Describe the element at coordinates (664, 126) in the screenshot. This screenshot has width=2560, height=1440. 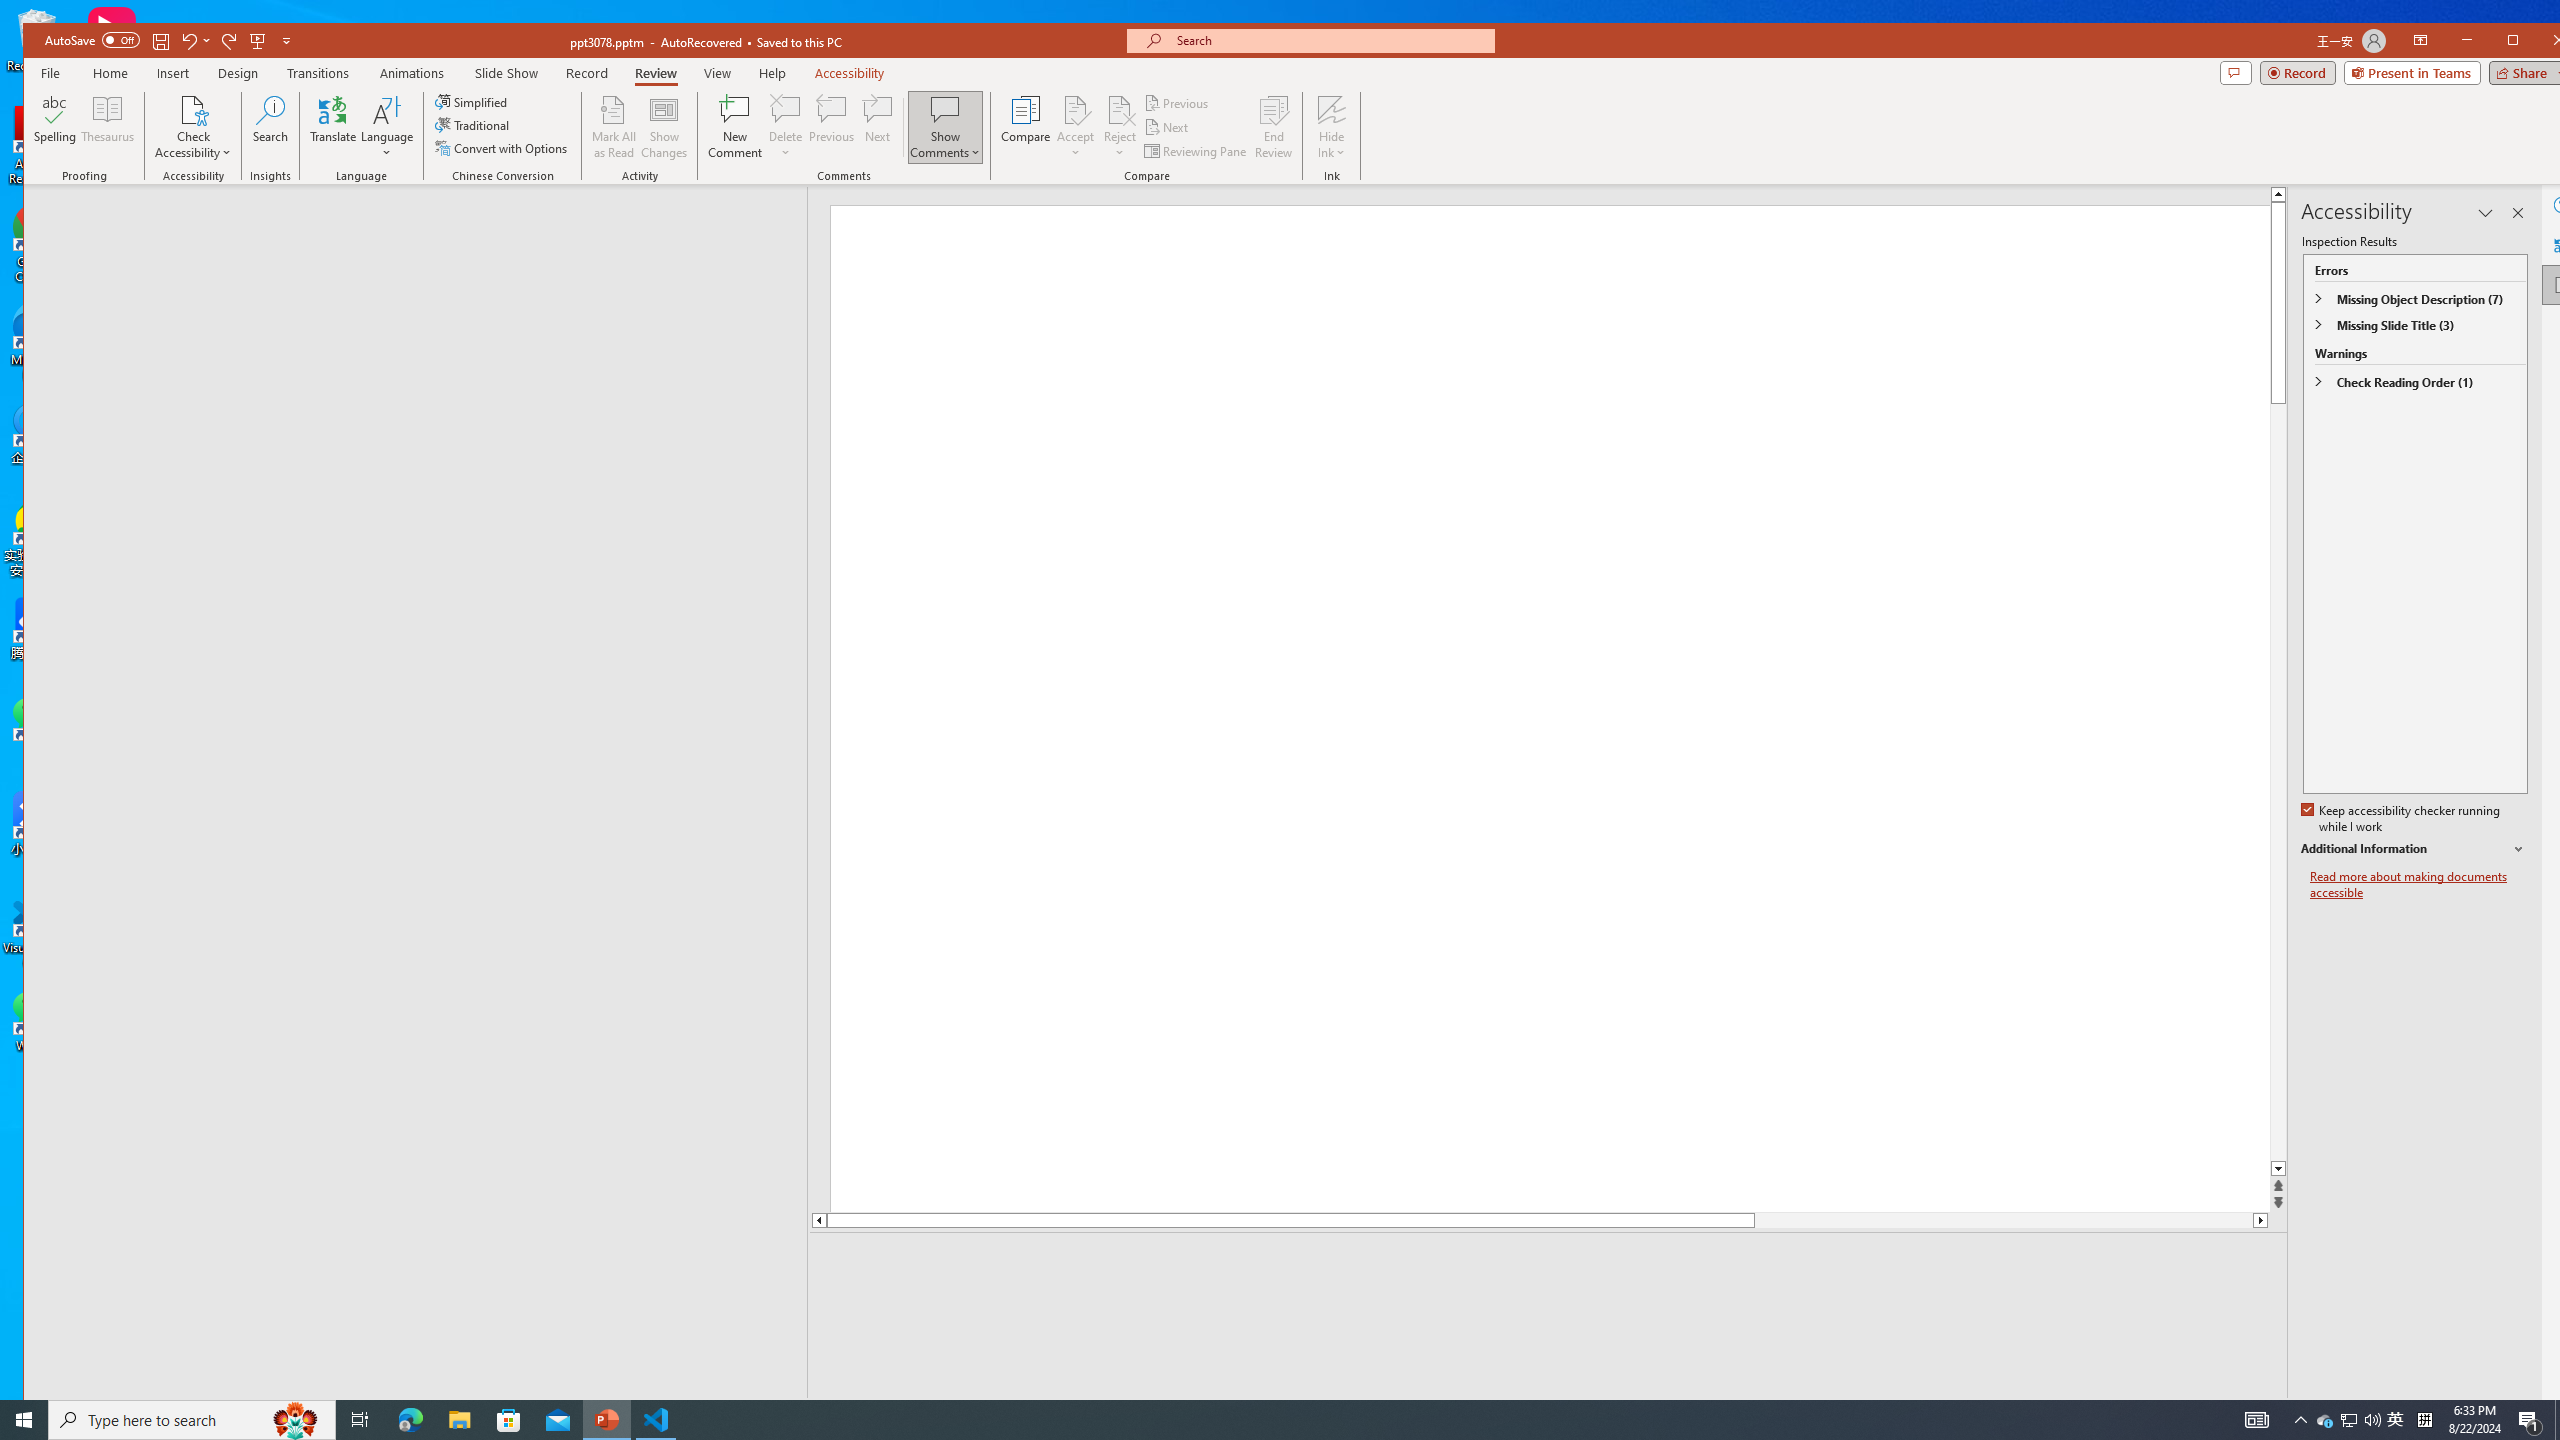
I see `'Show Changes'` at that location.